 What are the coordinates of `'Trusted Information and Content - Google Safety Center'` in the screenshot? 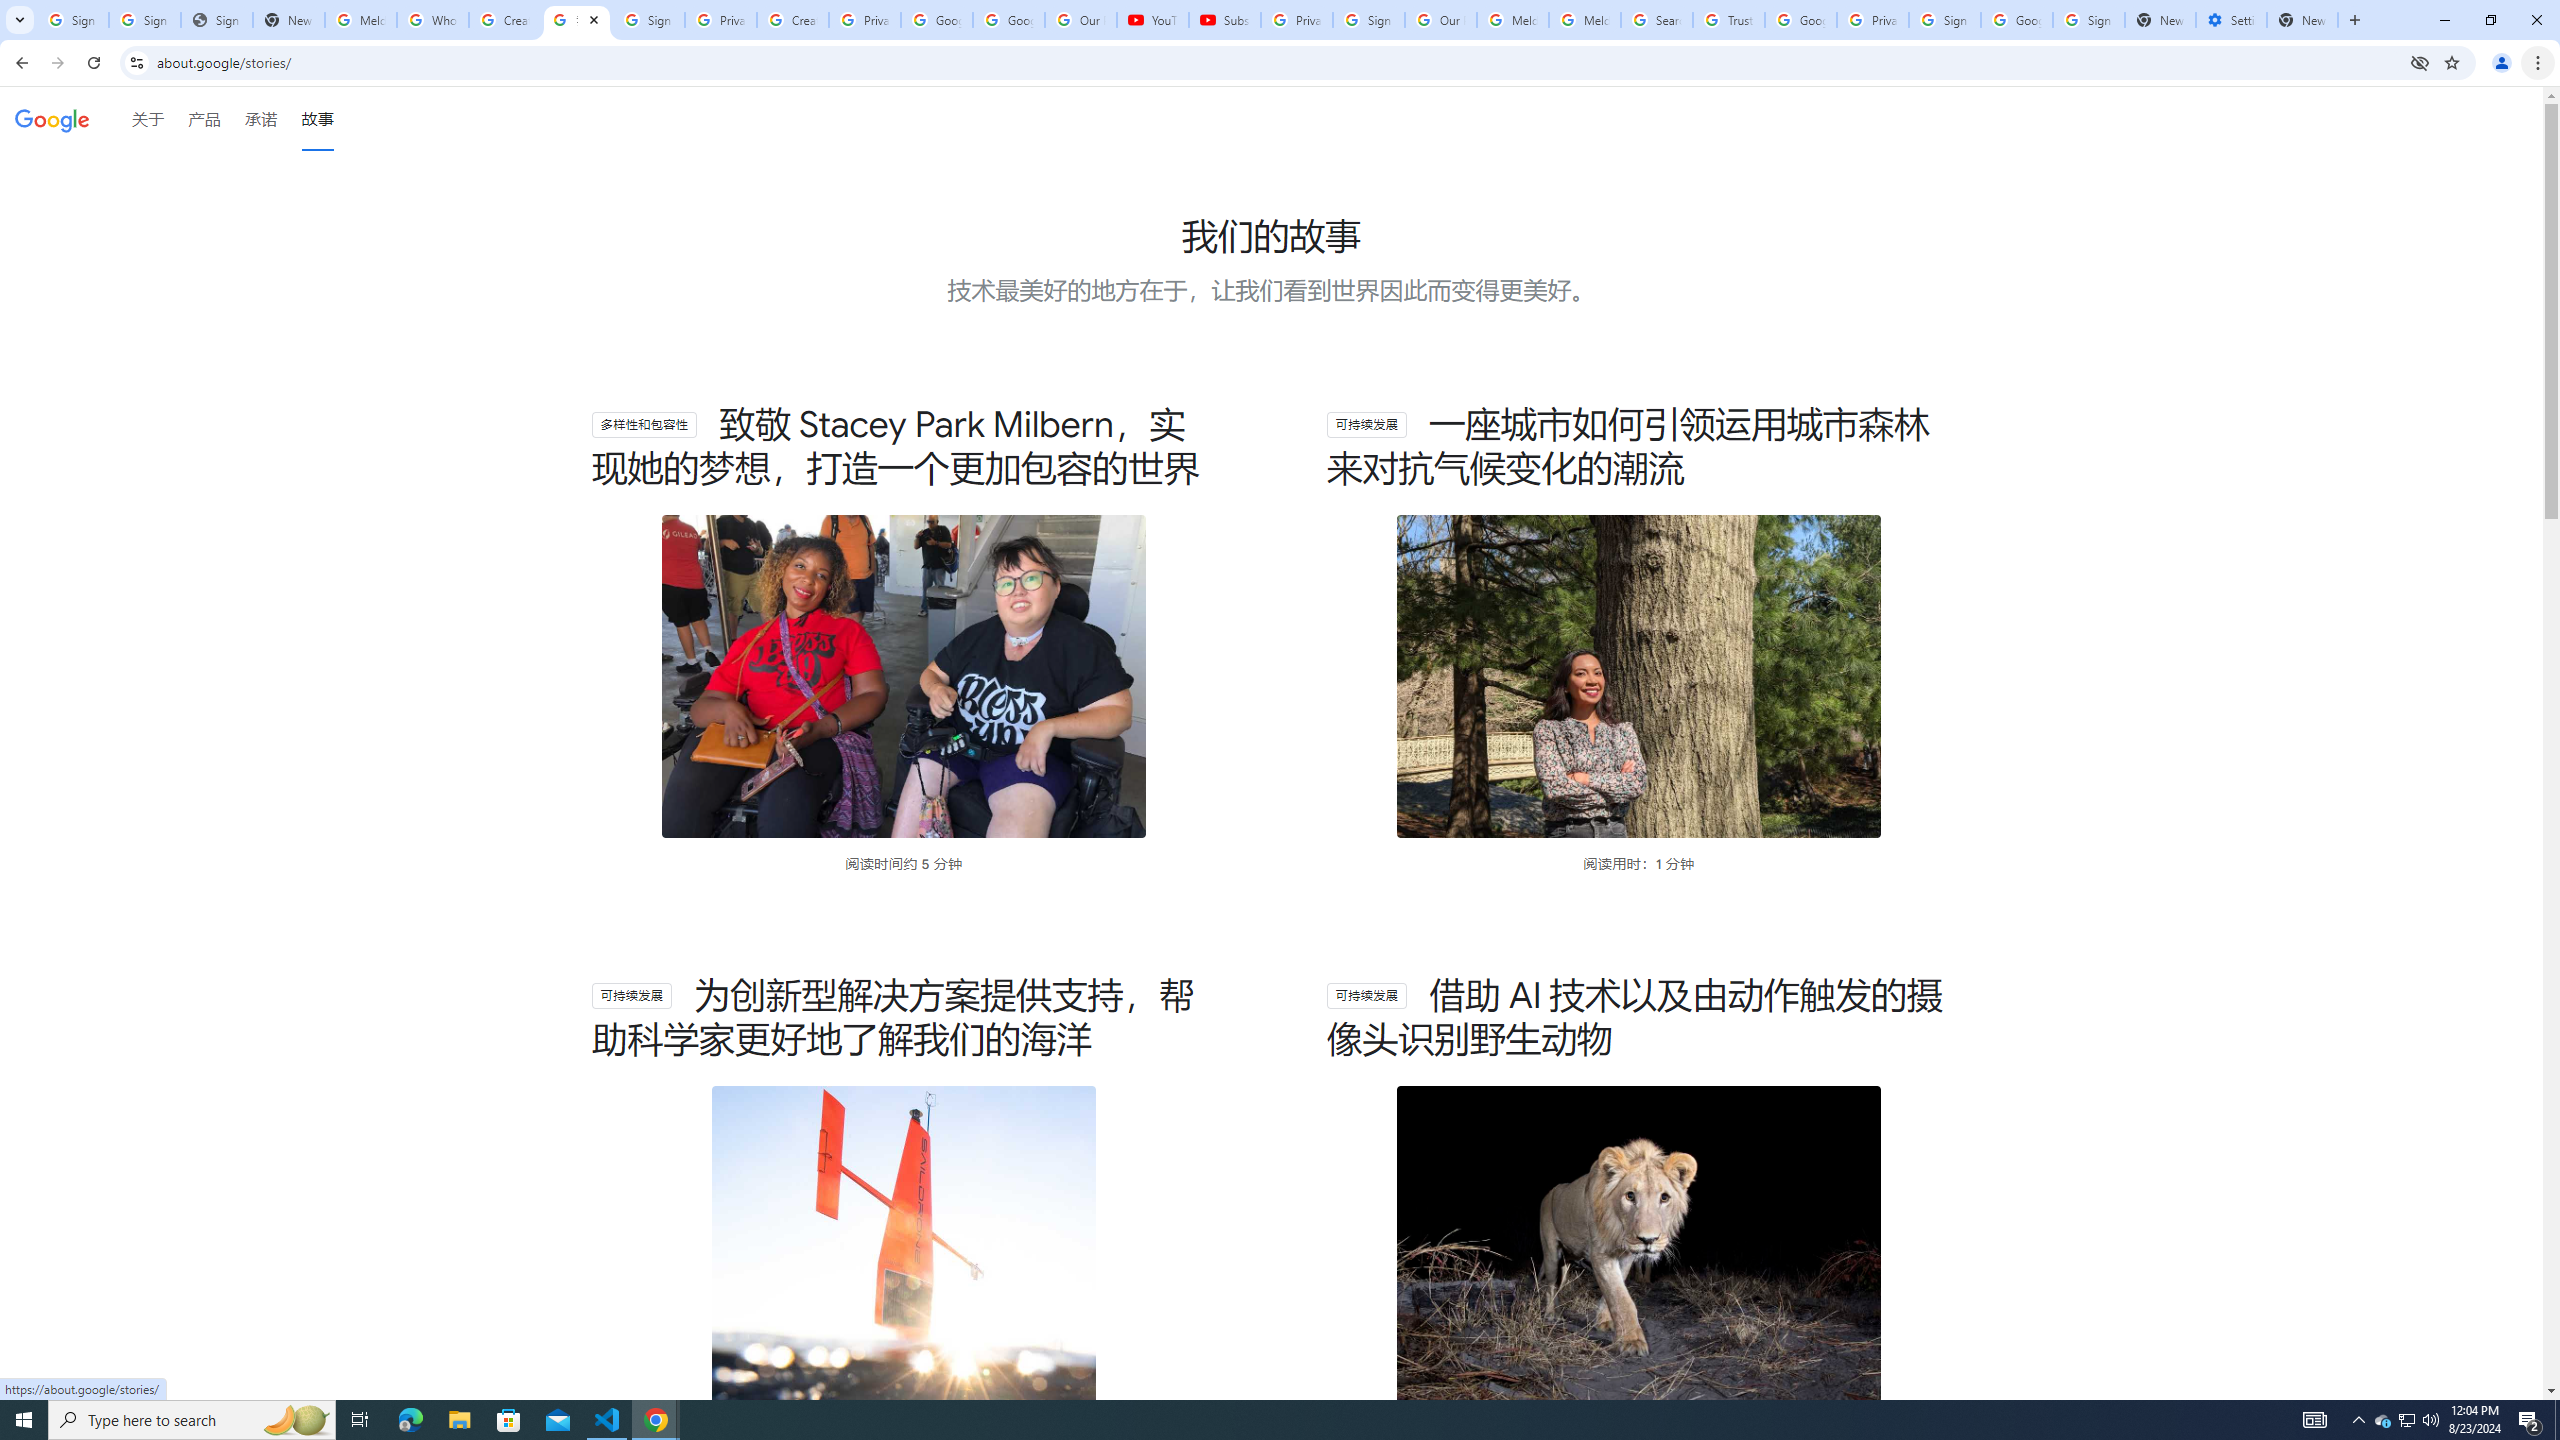 It's located at (1728, 19).